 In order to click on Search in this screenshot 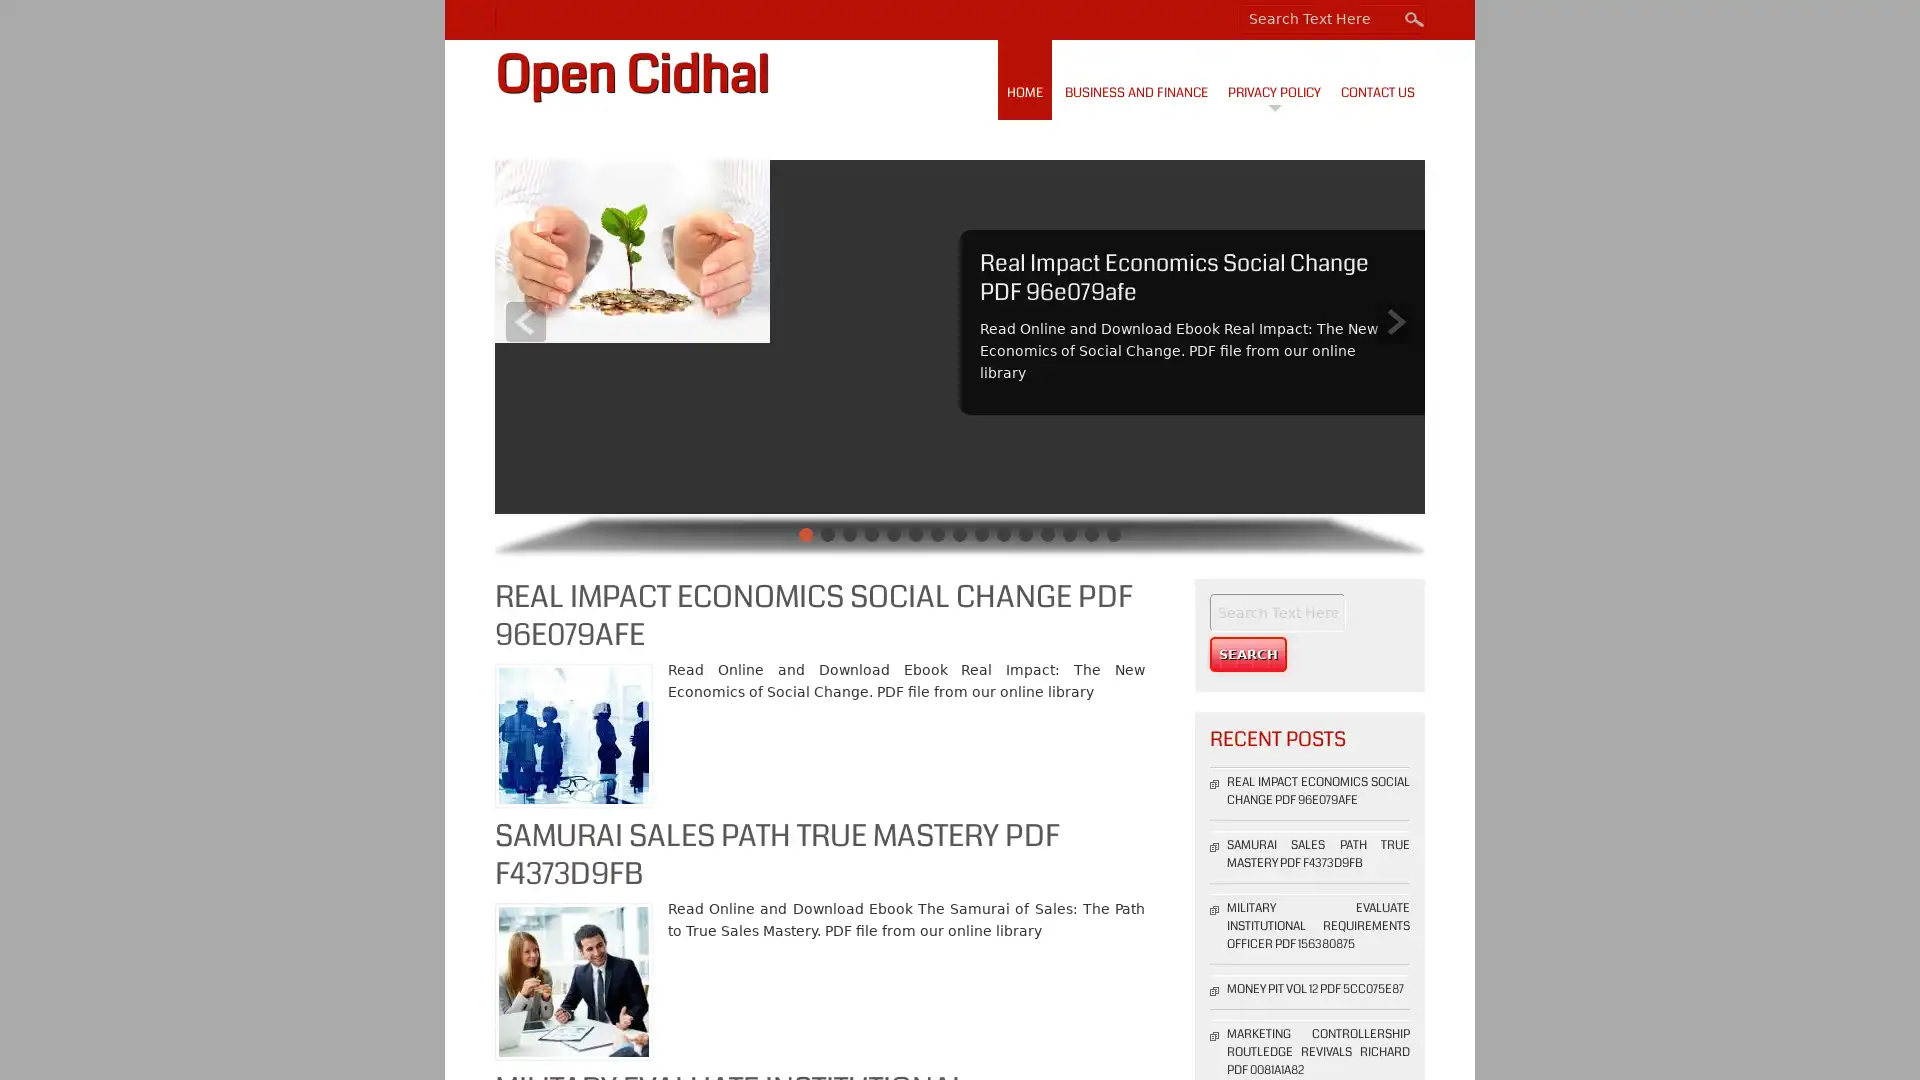, I will do `click(1247, 654)`.